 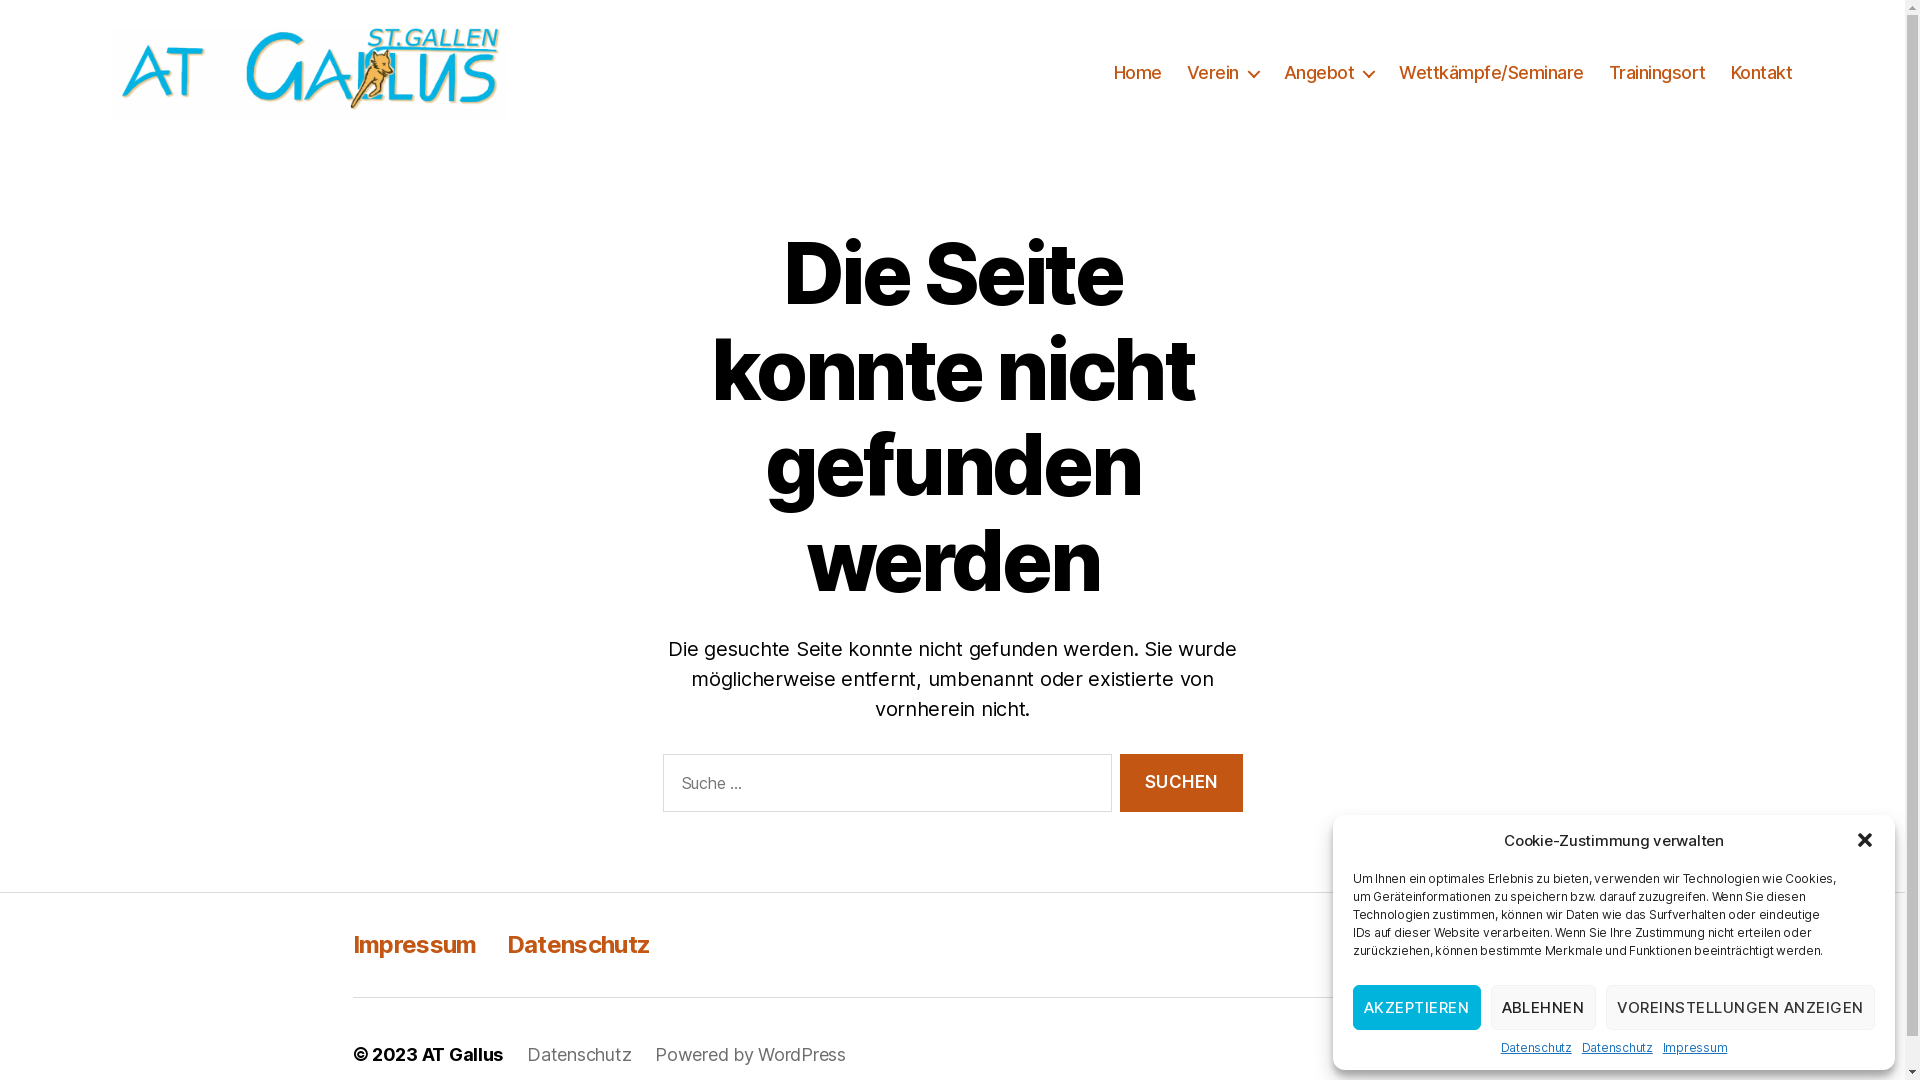 I want to click on 'Datenschutz', so click(x=1501, y=1046).